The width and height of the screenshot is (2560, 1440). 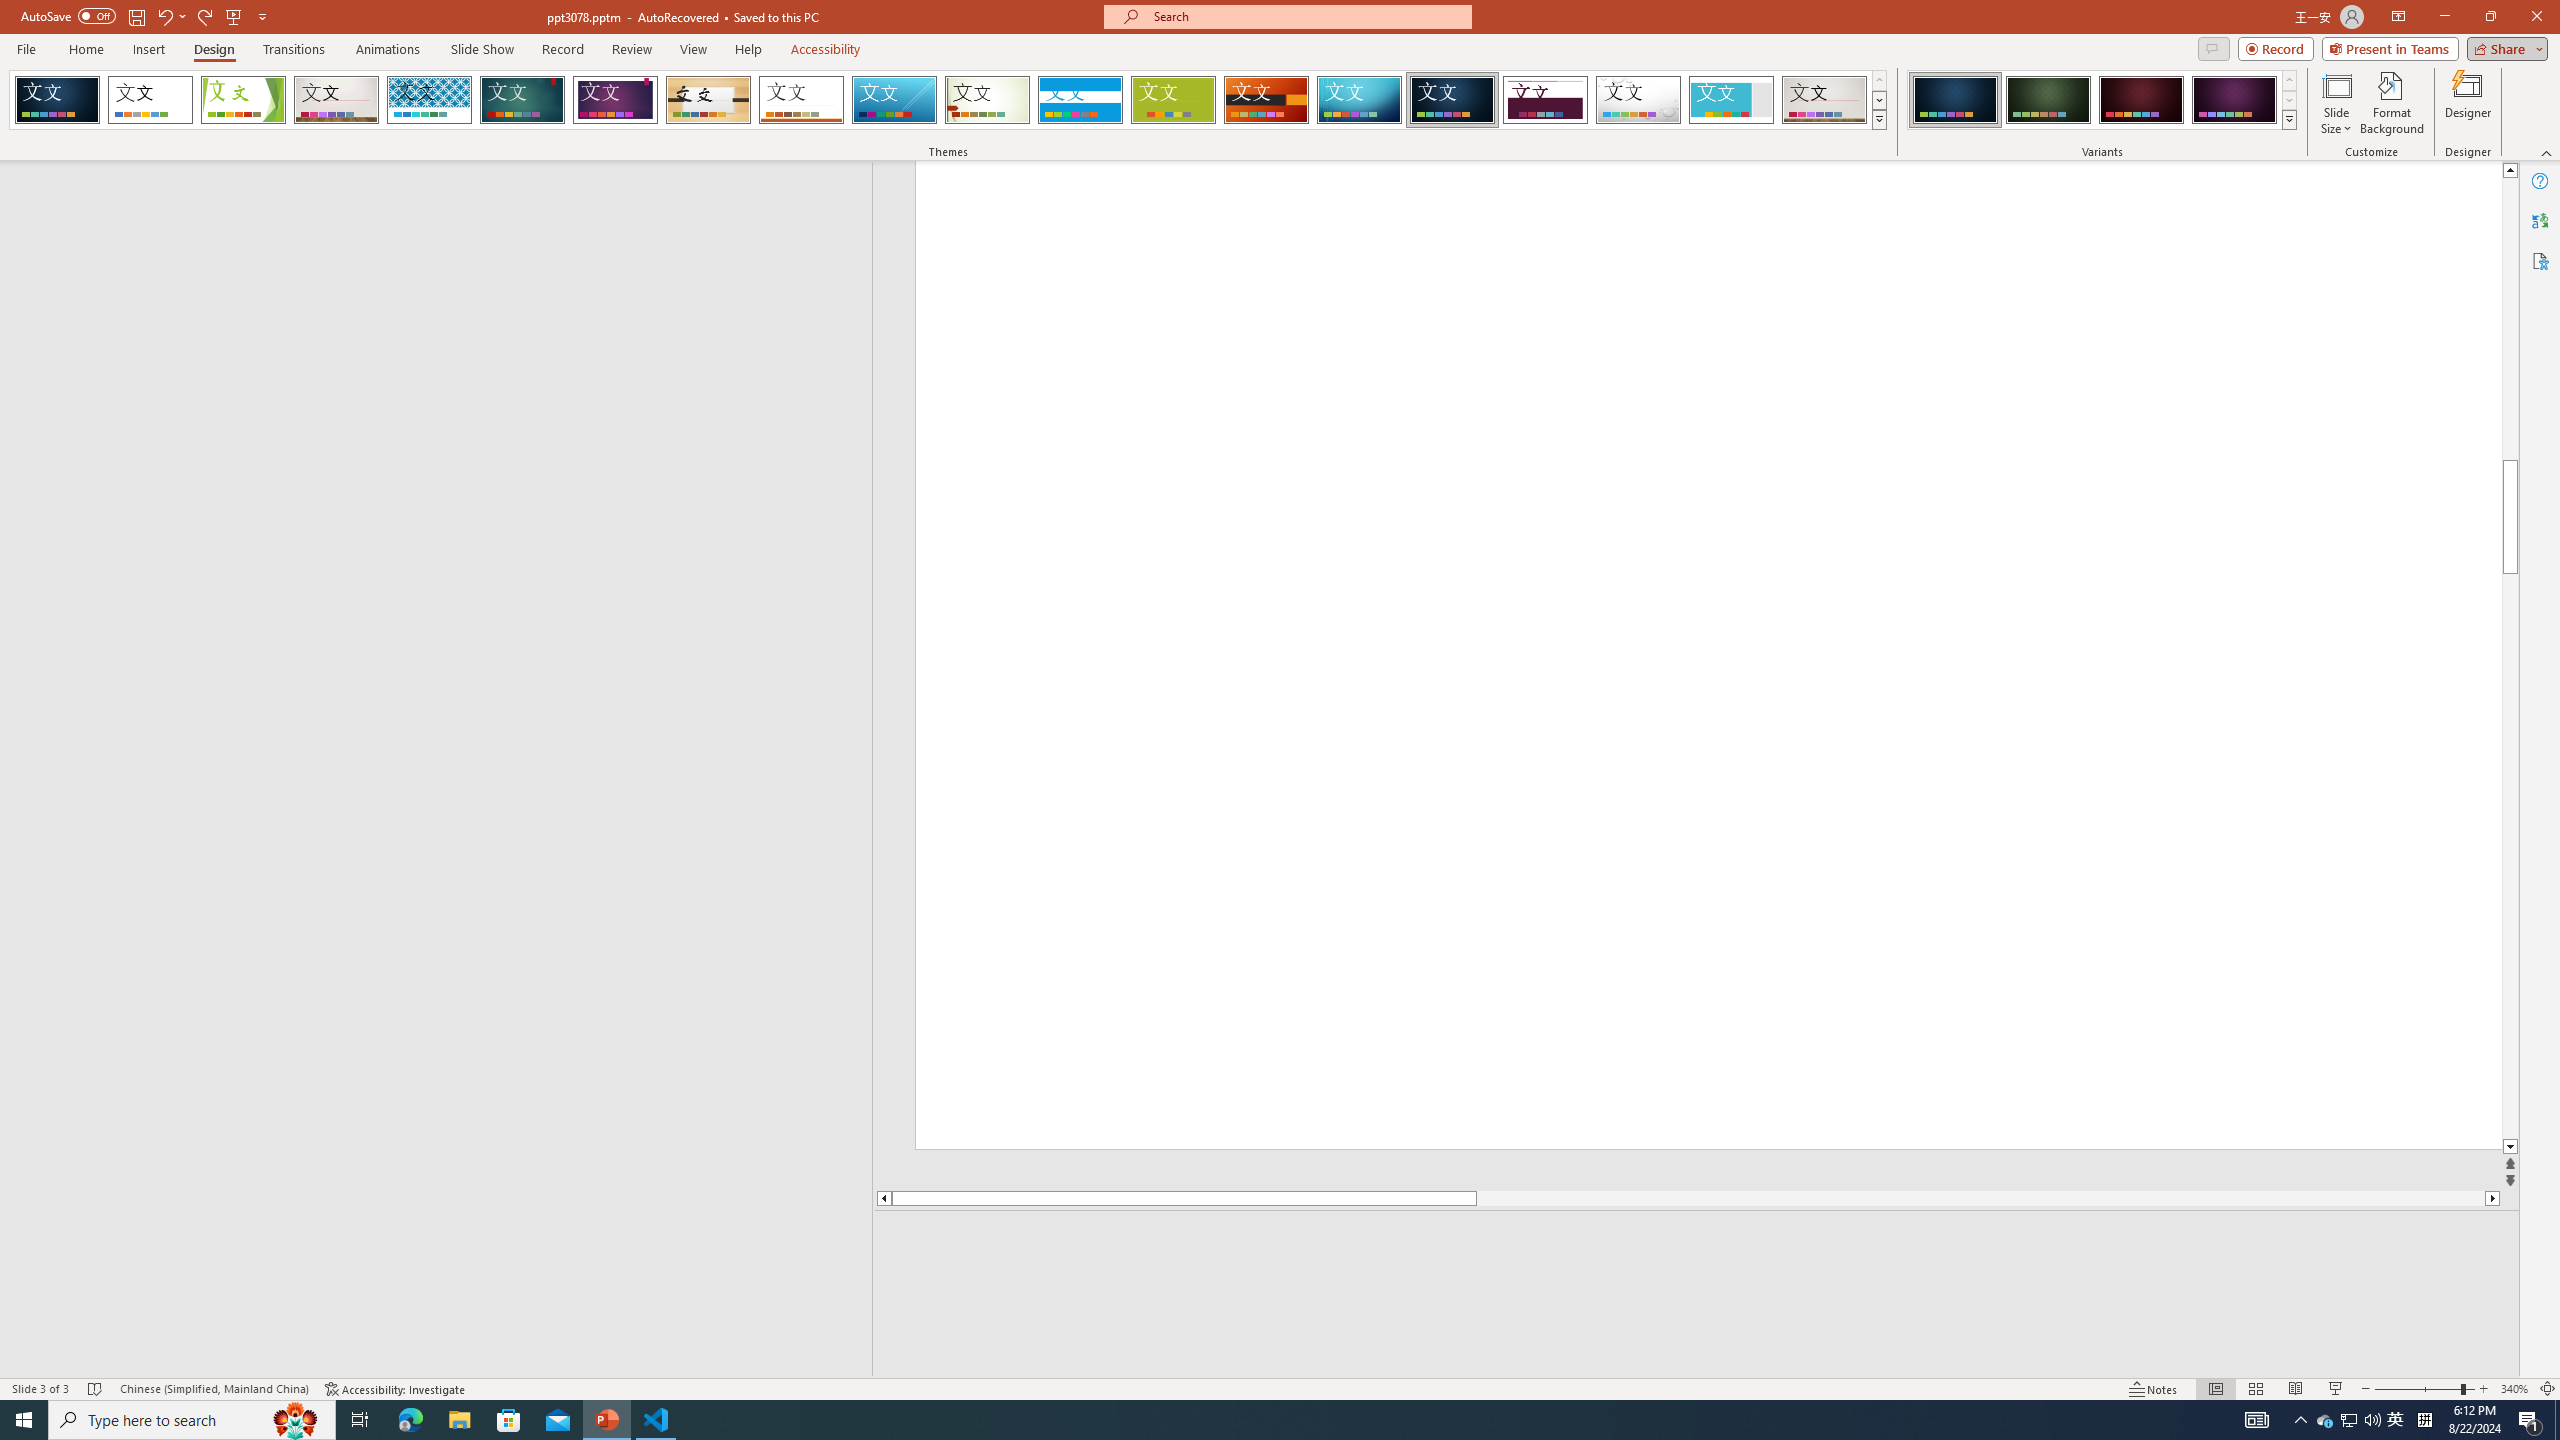 What do you see at coordinates (1545, 99) in the screenshot?
I see `'Dividend'` at bounding box center [1545, 99].